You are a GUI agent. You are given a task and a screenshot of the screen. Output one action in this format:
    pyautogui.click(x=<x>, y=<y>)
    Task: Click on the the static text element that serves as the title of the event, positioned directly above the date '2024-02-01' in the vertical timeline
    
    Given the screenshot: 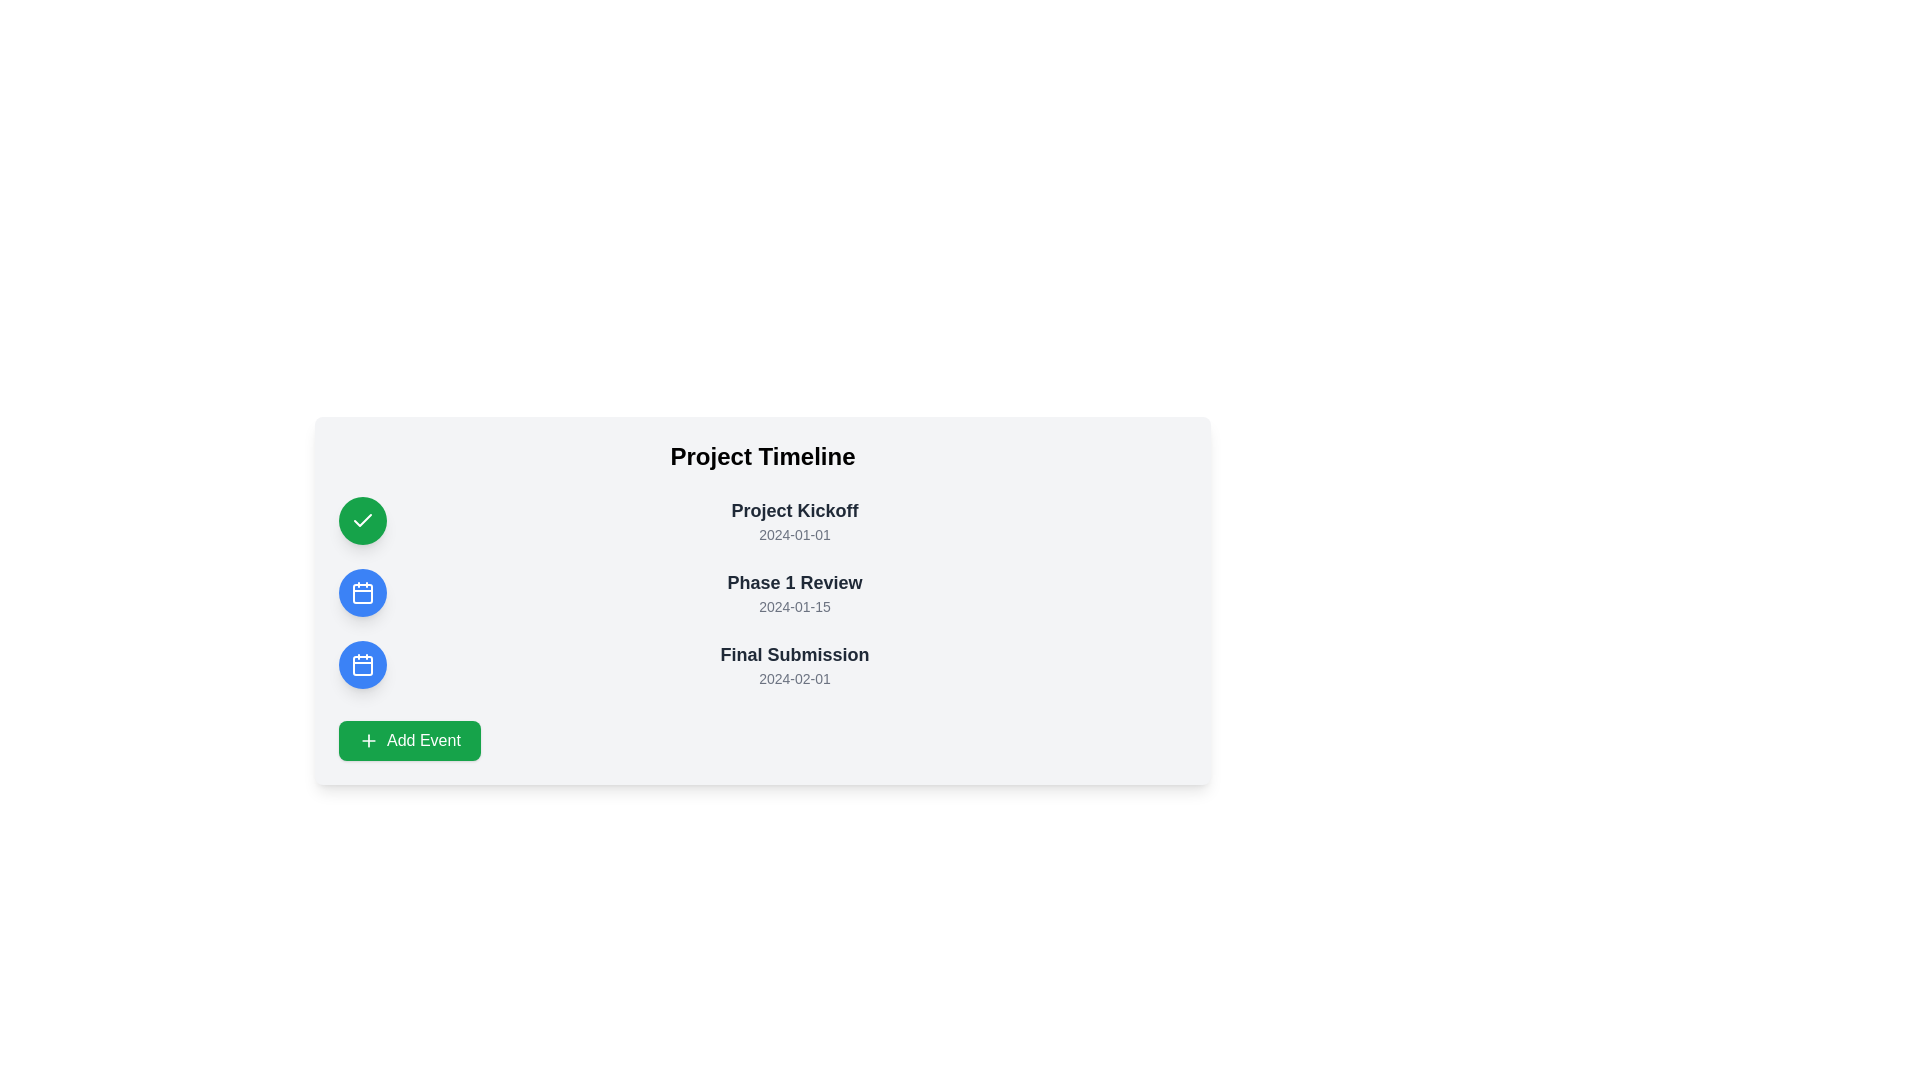 What is the action you would take?
    pyautogui.click(x=794, y=655)
    